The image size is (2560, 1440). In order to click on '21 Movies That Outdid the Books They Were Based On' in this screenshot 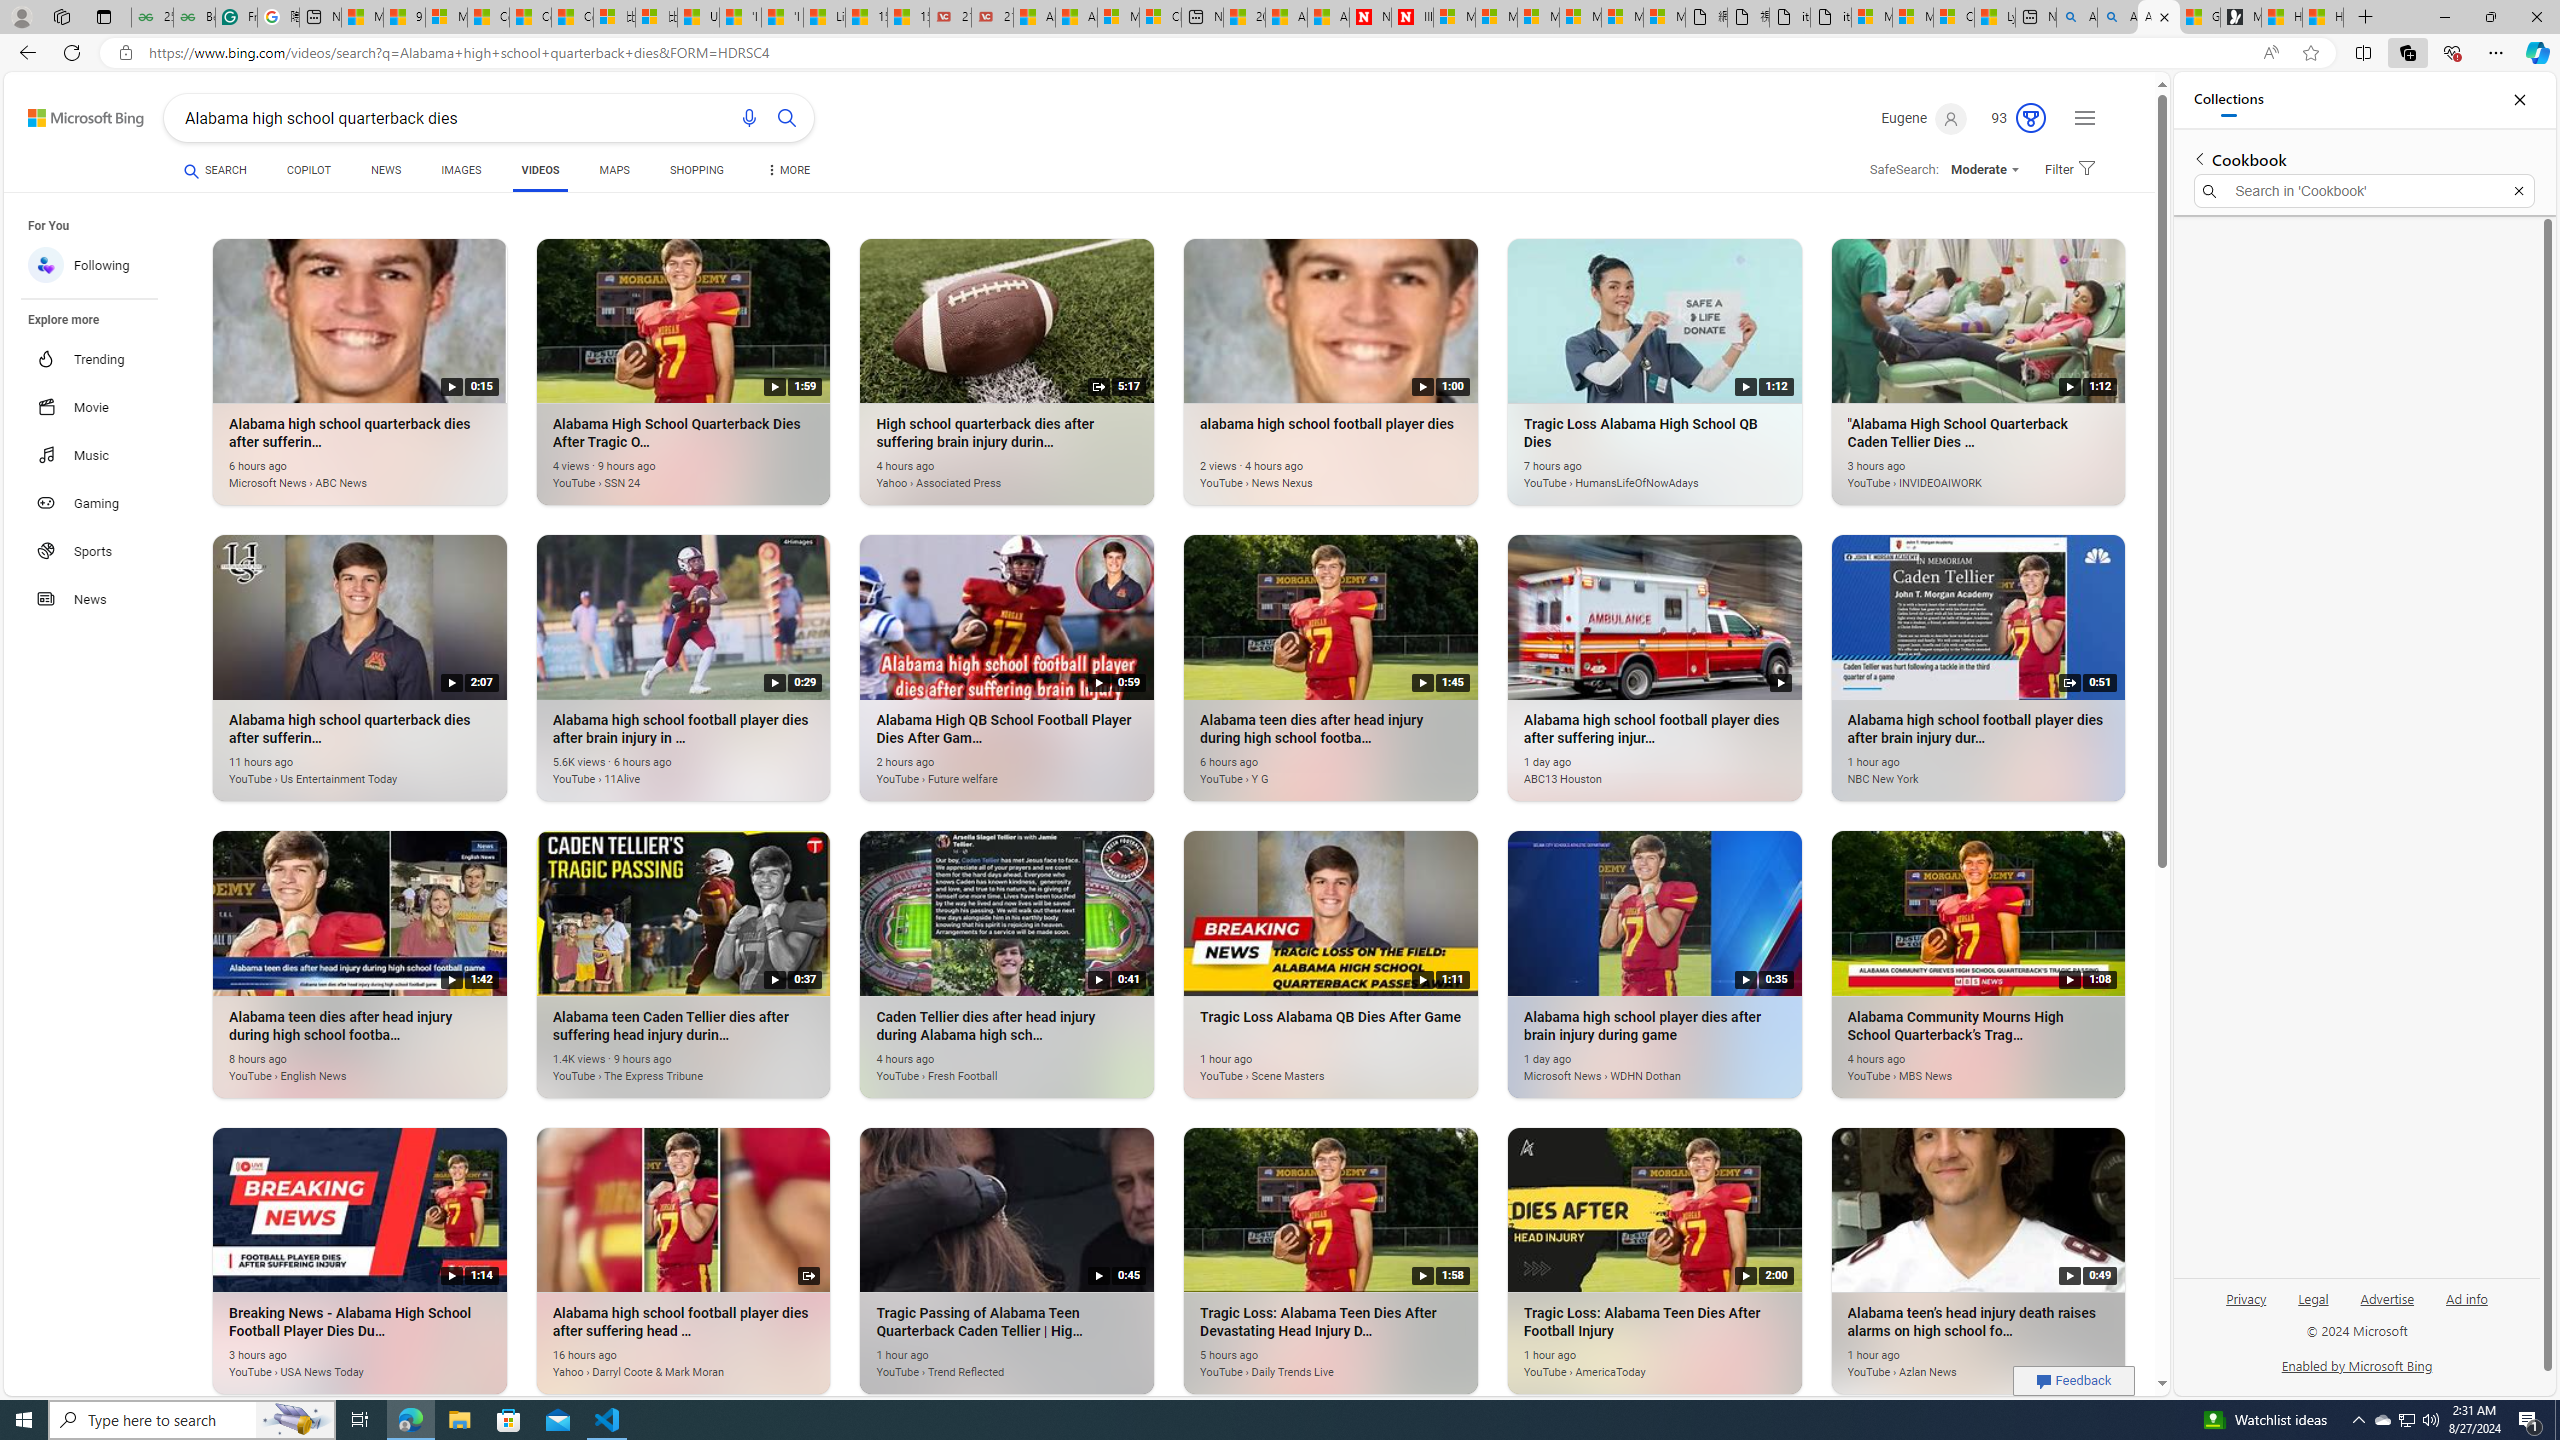, I will do `click(991, 16)`.